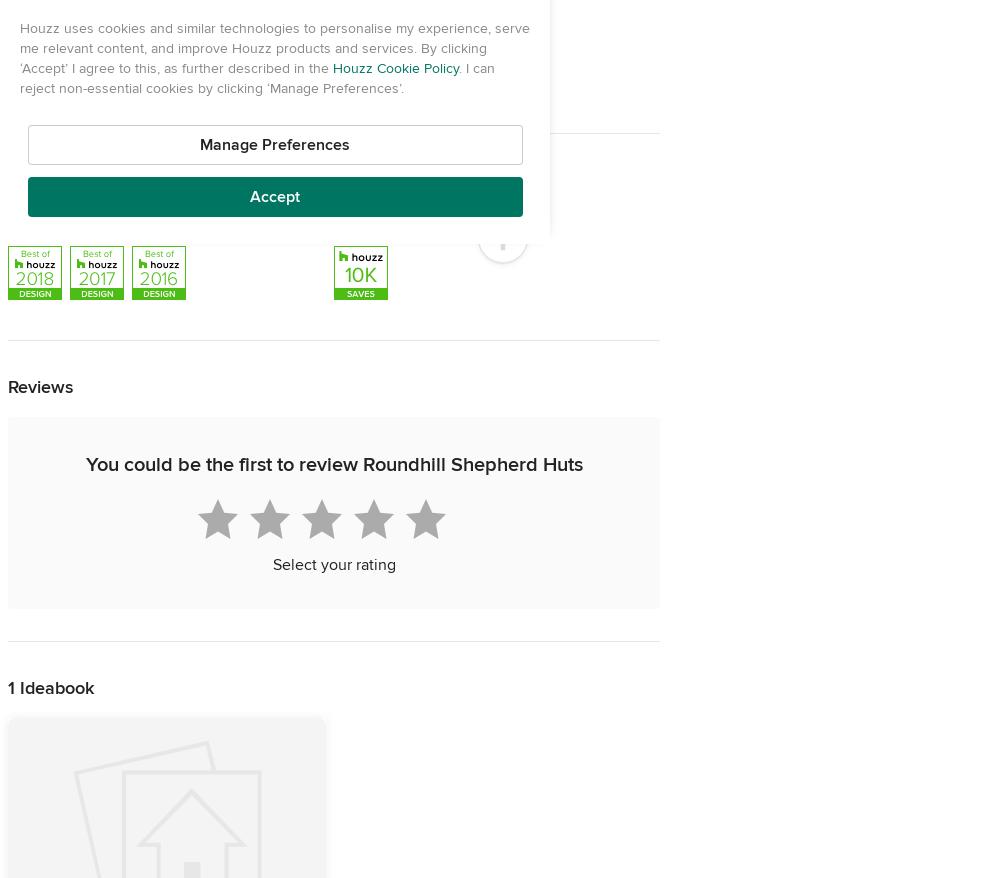 The image size is (1000, 878). Describe the element at coordinates (57, 88) in the screenshot. I see `'United Kingdom'` at that location.